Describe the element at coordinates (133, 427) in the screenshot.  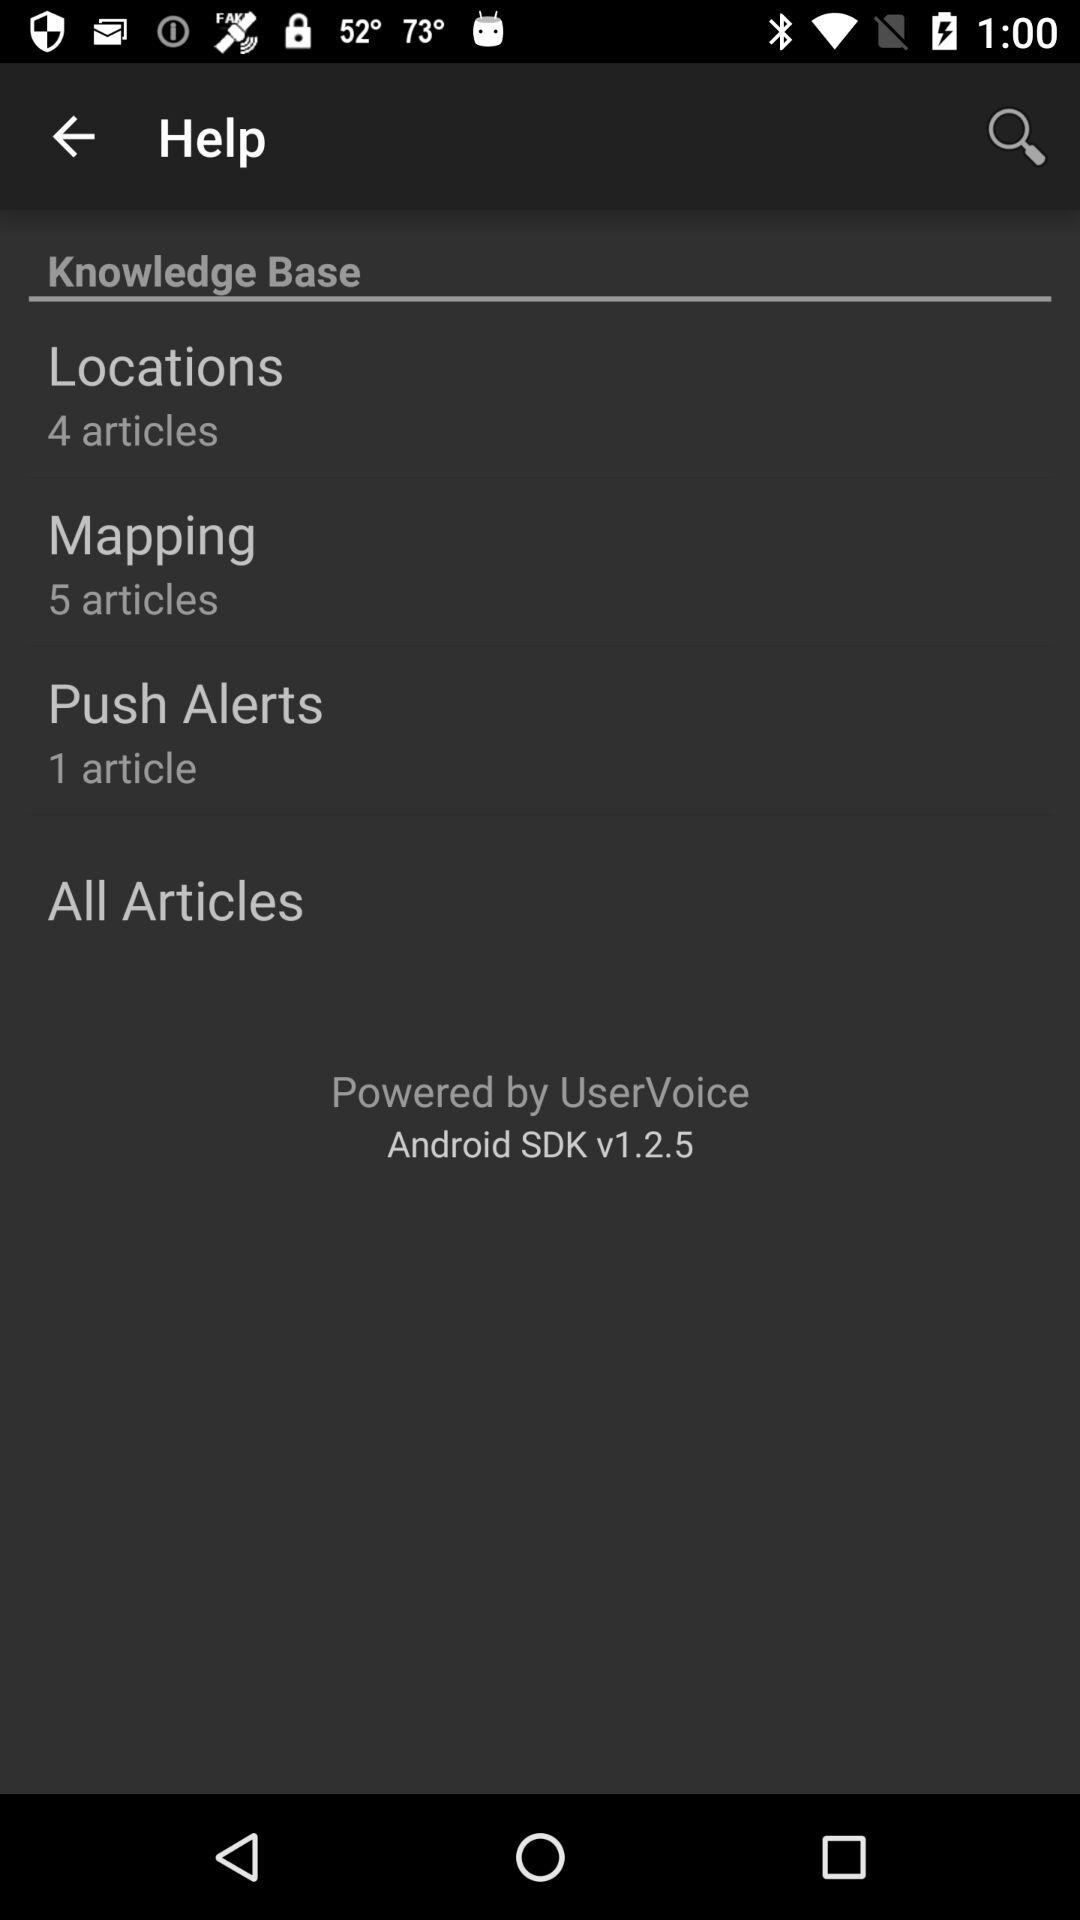
I see `4 articles` at that location.